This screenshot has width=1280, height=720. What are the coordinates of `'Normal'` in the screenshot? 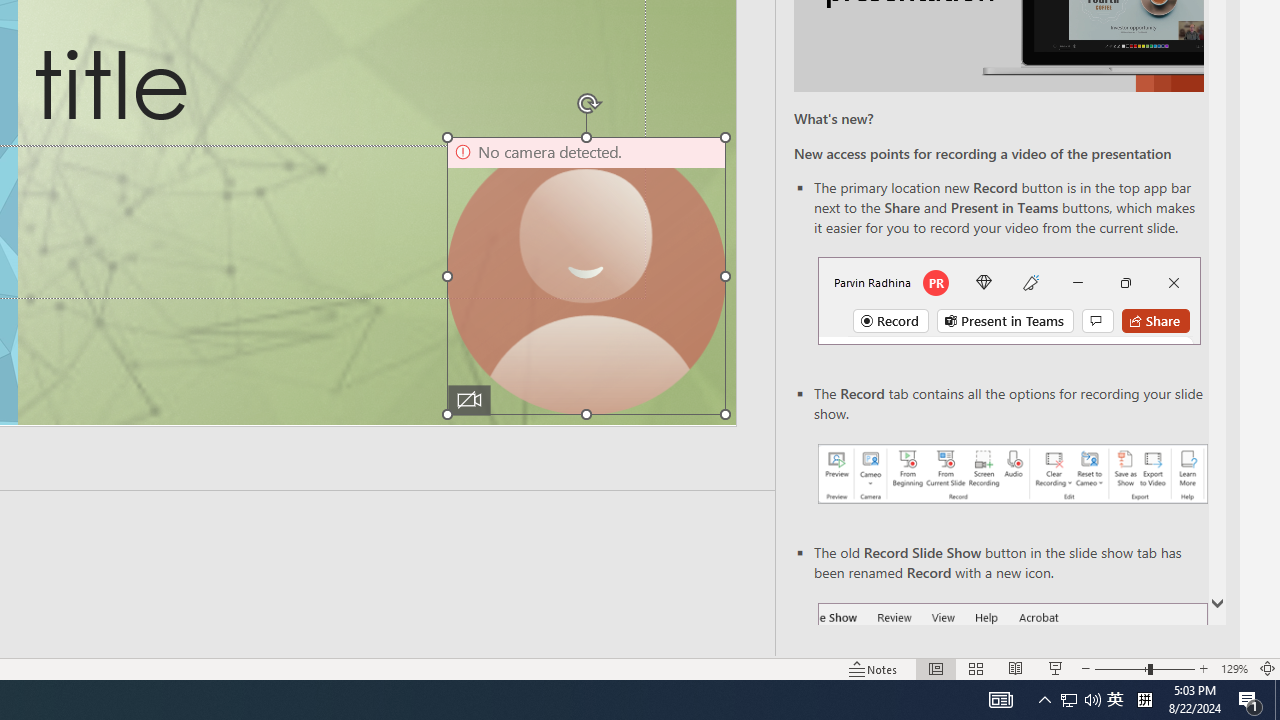 It's located at (935, 669).